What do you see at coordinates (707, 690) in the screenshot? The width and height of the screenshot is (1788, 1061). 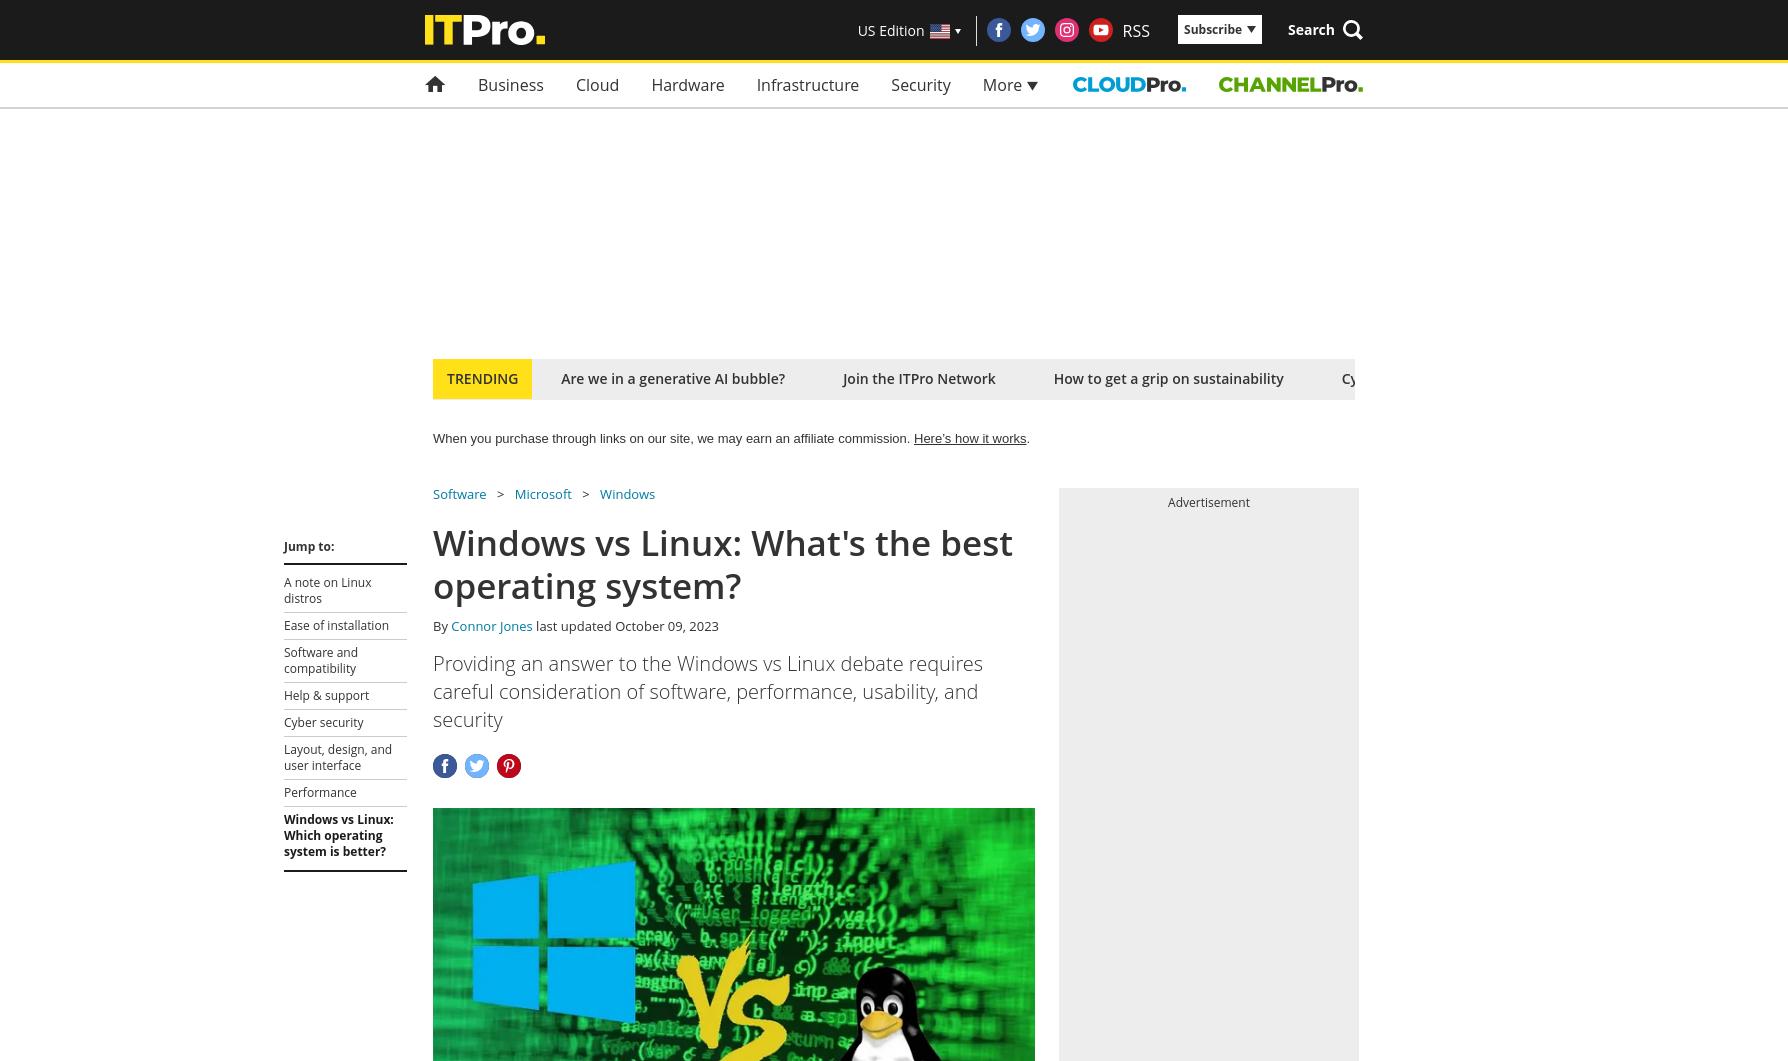 I see `'Providing an answer to the Windows vs Linux debate requires careful consideration of software, performance, usability, and security'` at bounding box center [707, 690].